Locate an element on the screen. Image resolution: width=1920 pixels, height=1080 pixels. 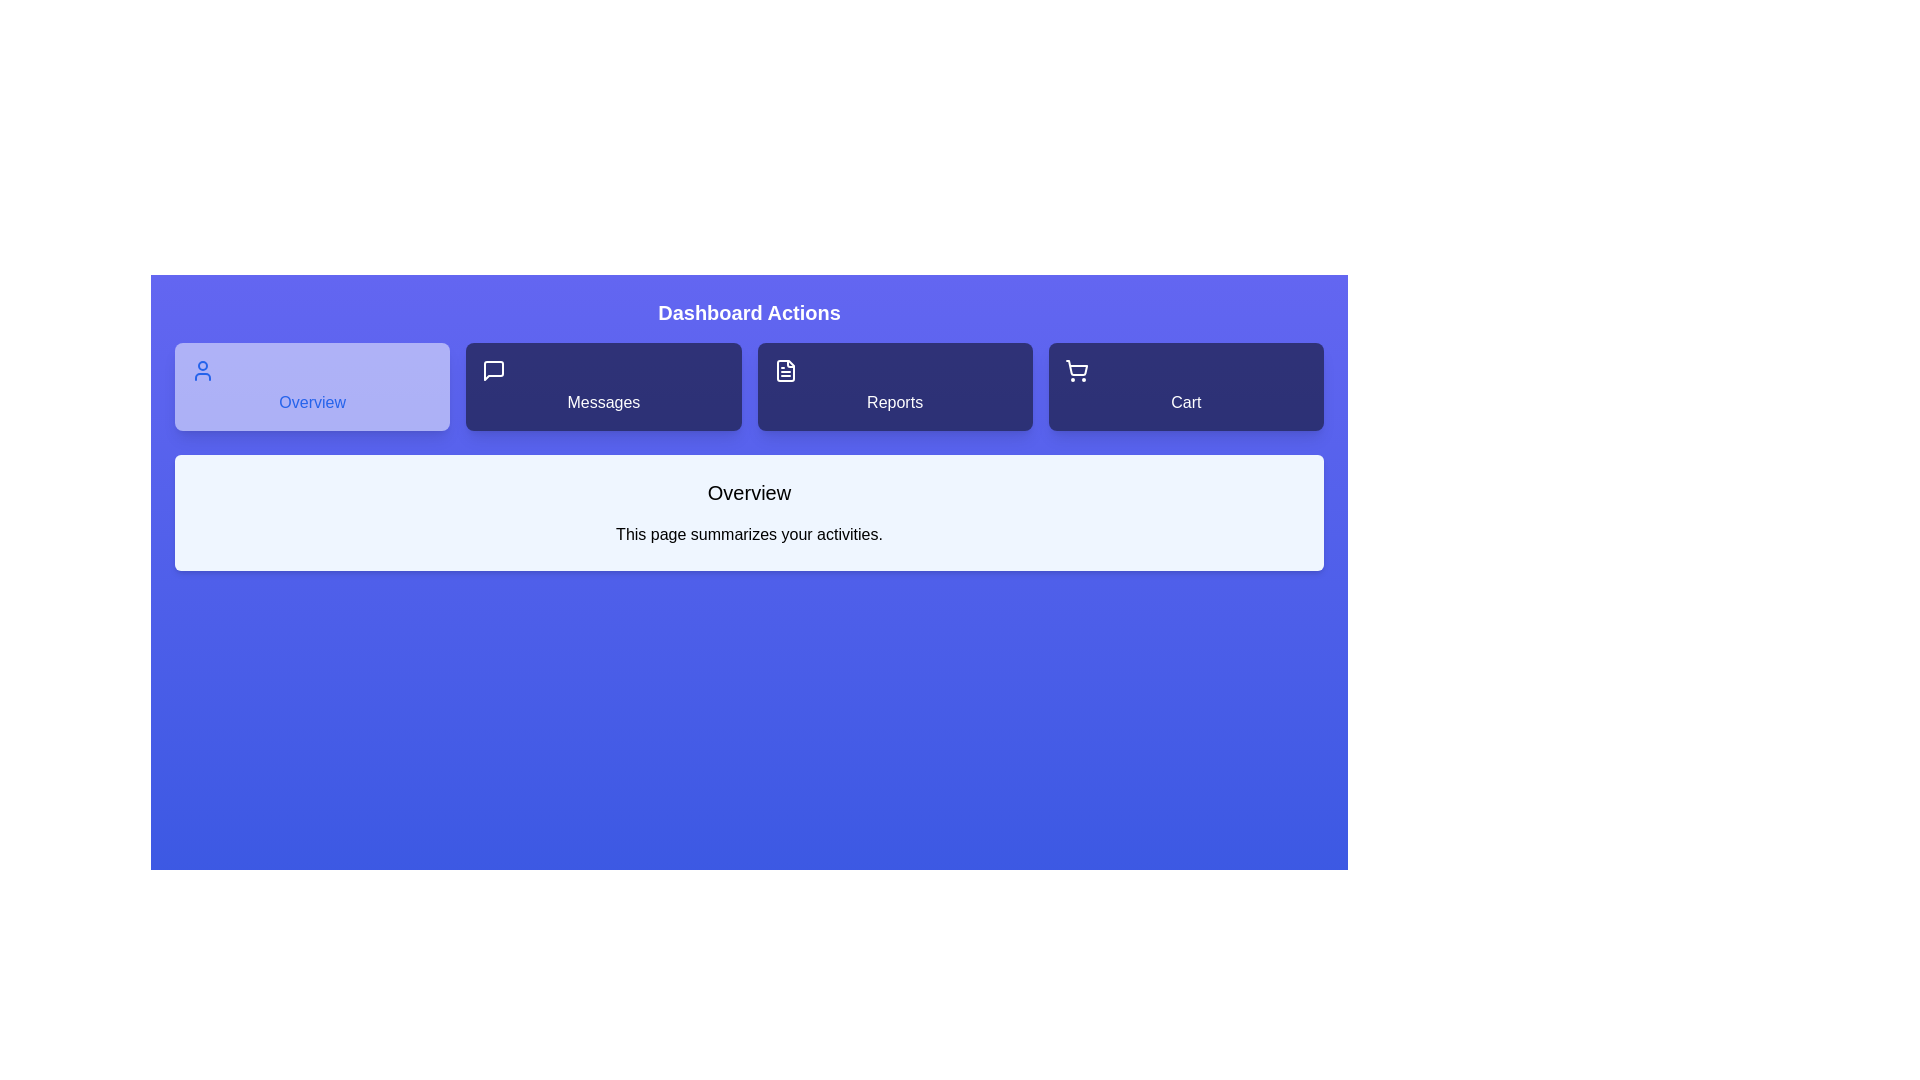
the Messages tab to view its content is located at coordinates (602, 386).